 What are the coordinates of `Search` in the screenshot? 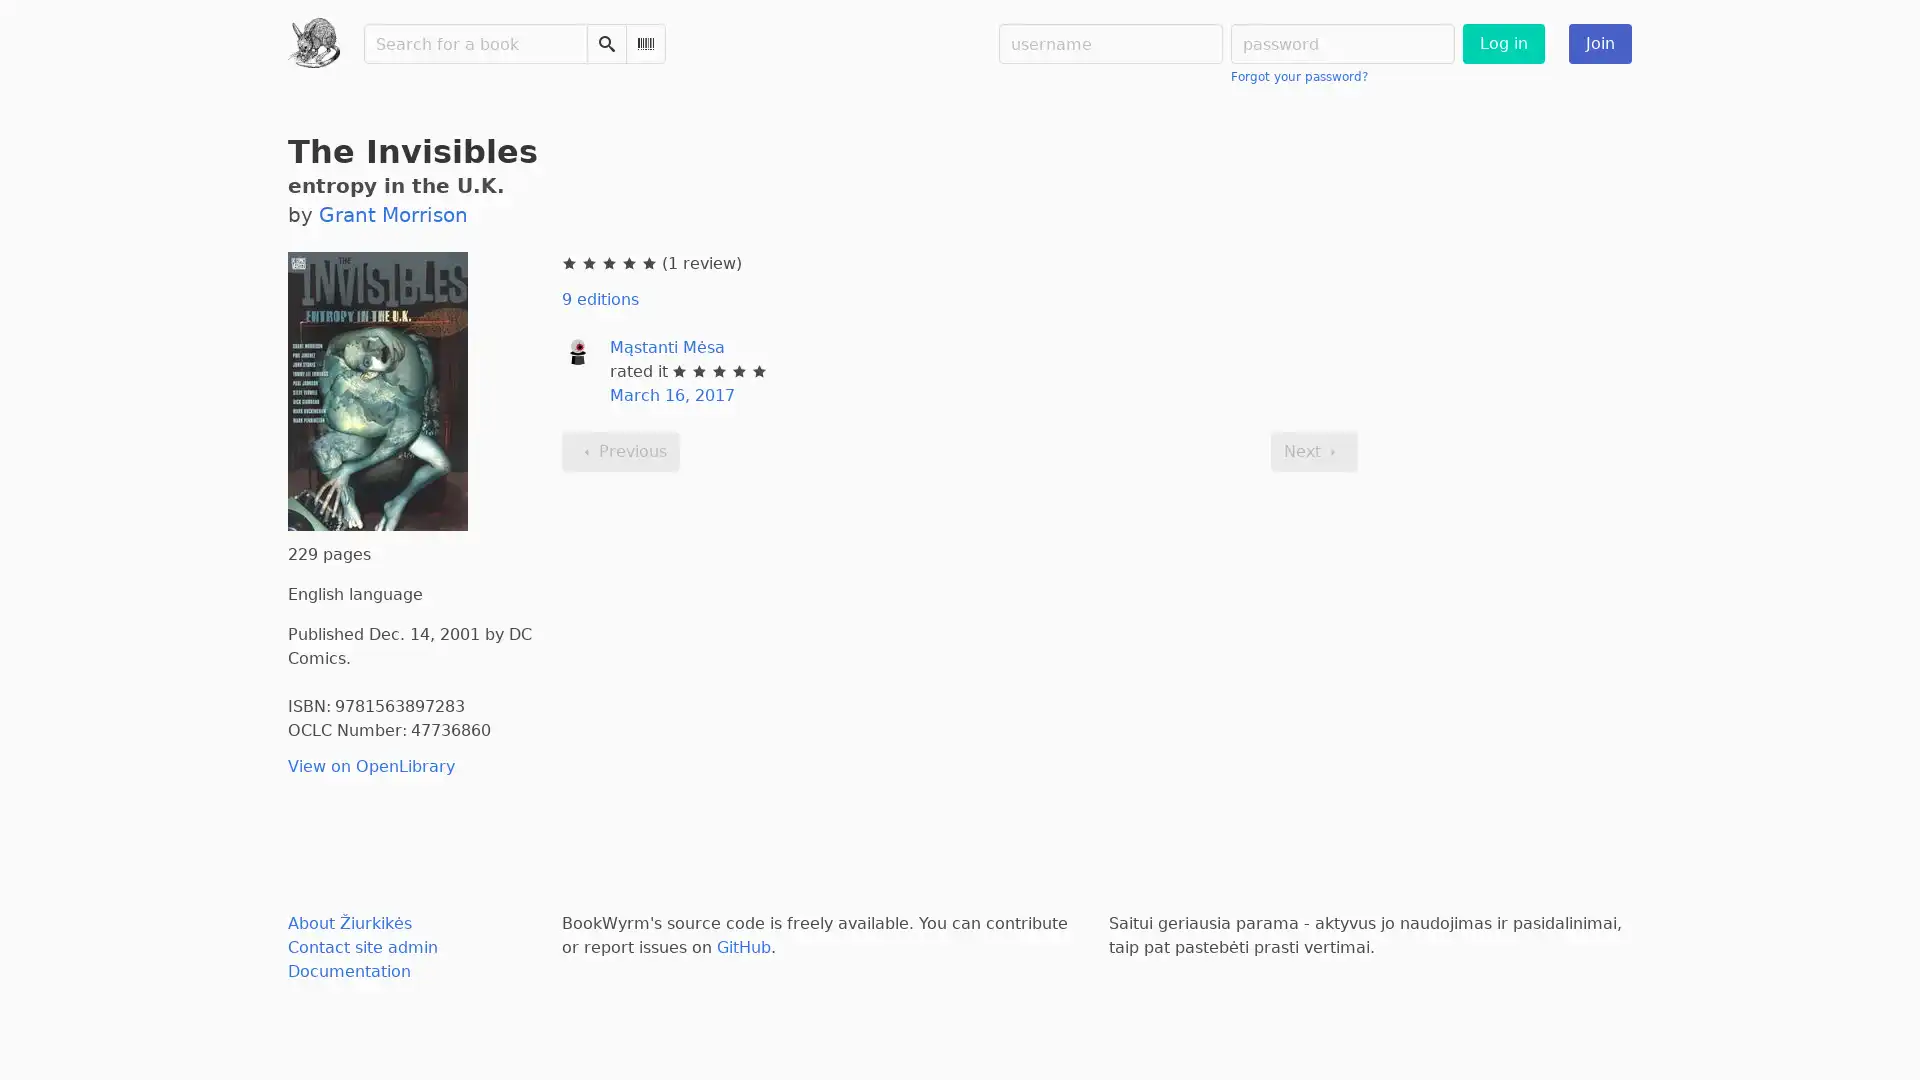 It's located at (604, 43).